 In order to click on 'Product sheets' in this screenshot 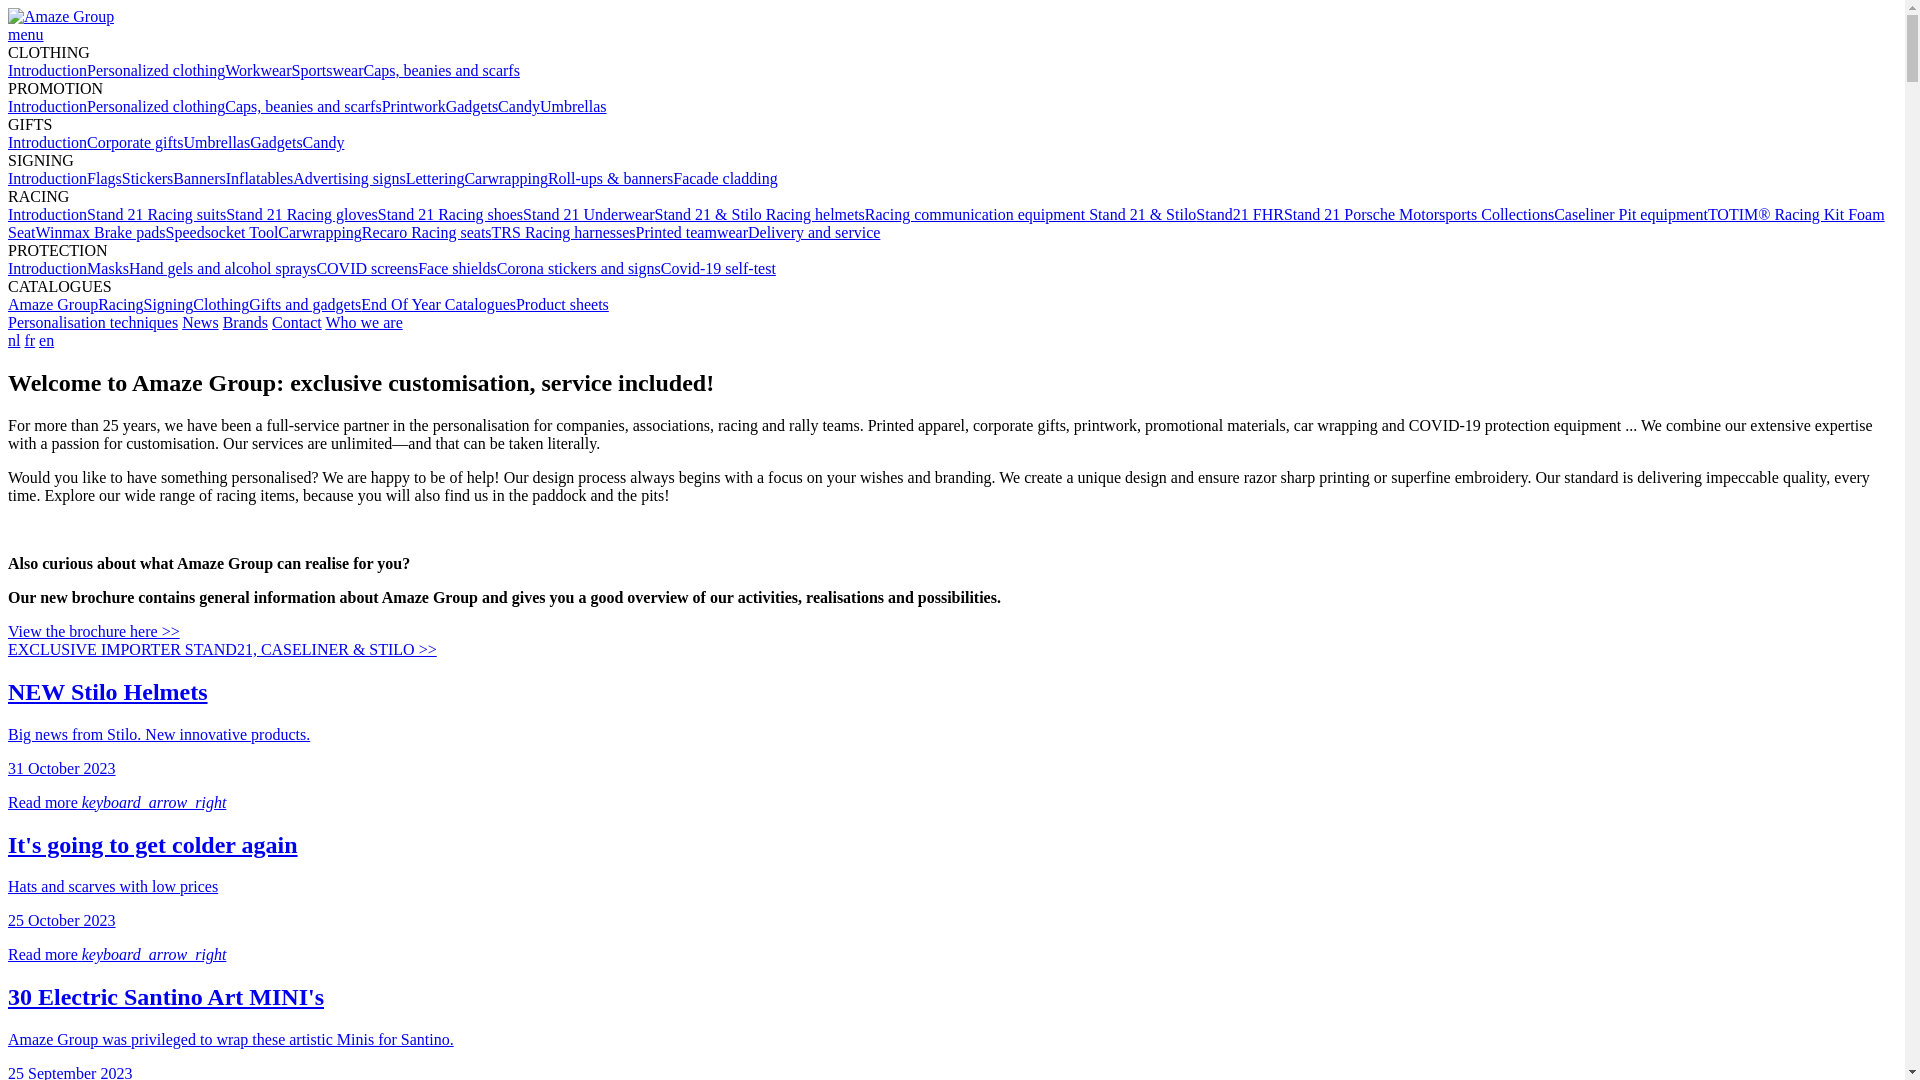, I will do `click(561, 304)`.